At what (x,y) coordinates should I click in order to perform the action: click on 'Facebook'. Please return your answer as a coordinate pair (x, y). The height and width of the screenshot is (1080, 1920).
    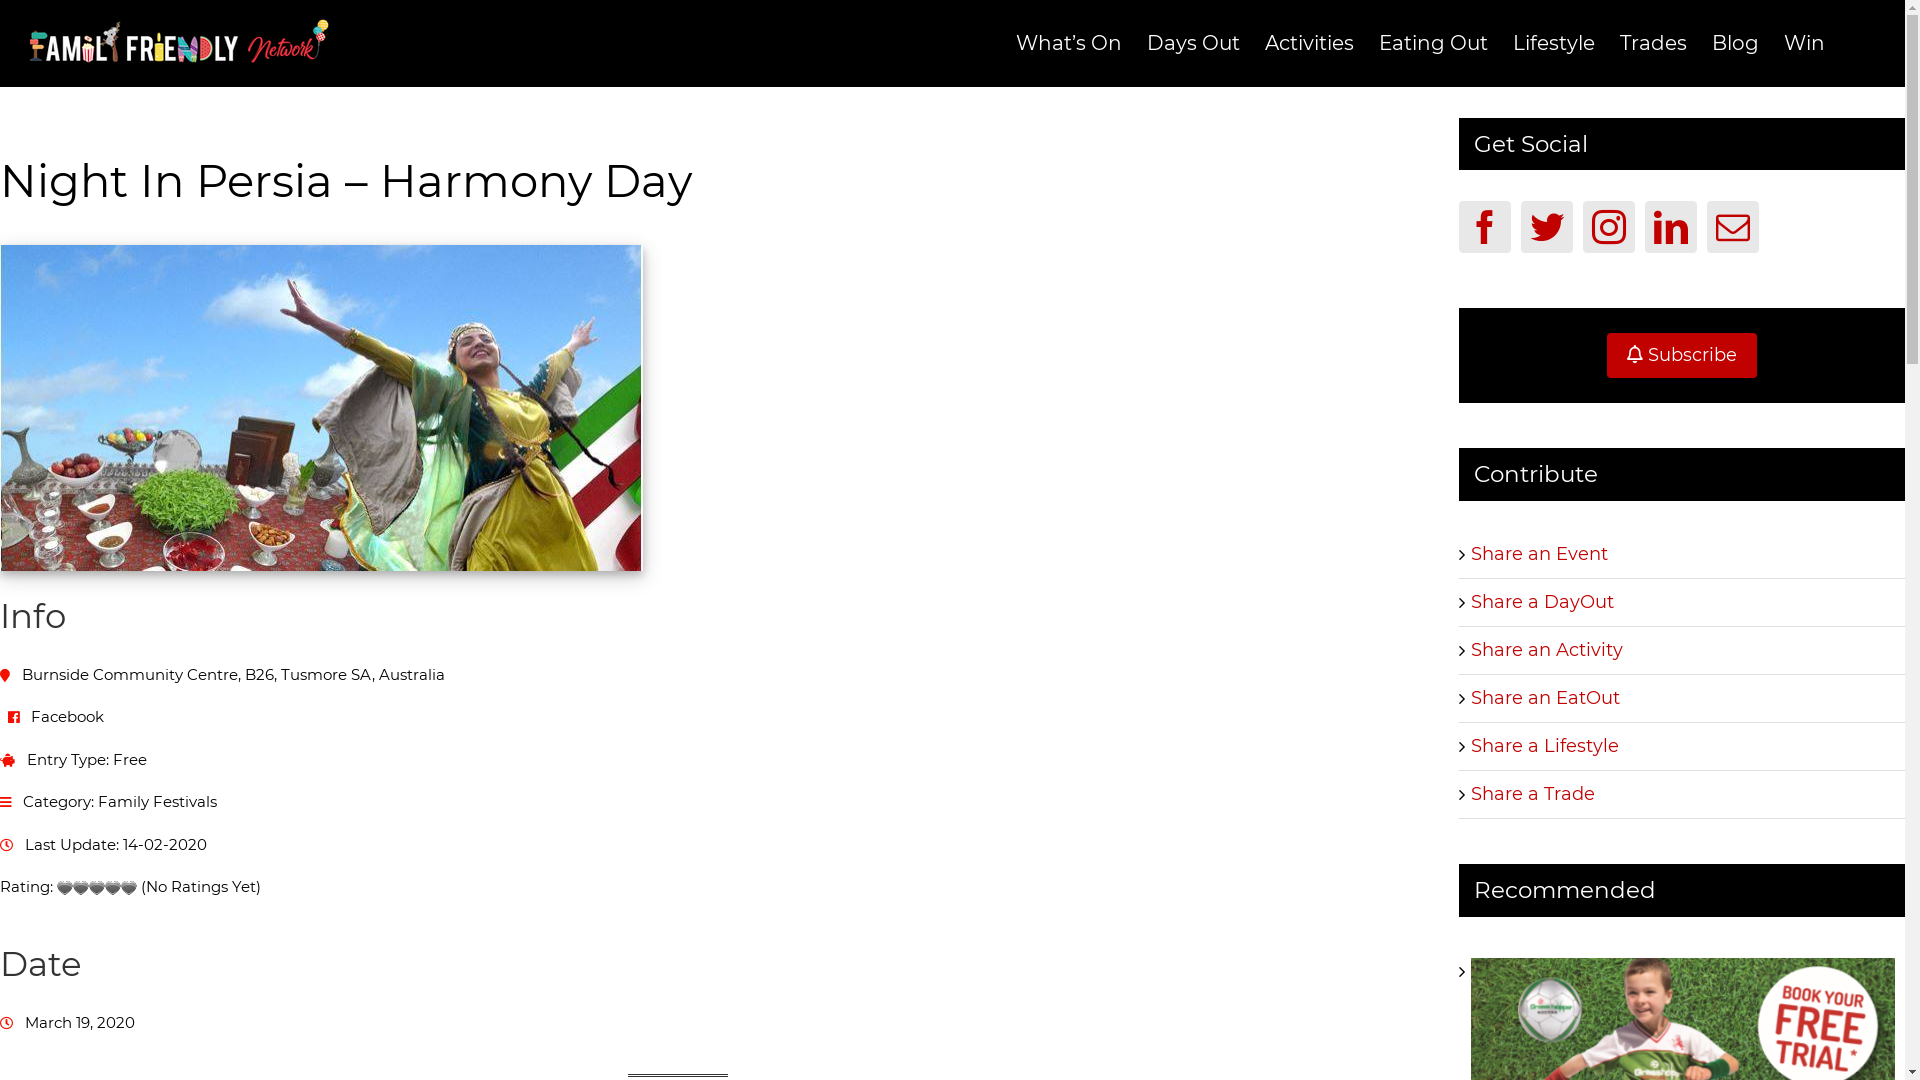
    Looking at the image, I should click on (1484, 226).